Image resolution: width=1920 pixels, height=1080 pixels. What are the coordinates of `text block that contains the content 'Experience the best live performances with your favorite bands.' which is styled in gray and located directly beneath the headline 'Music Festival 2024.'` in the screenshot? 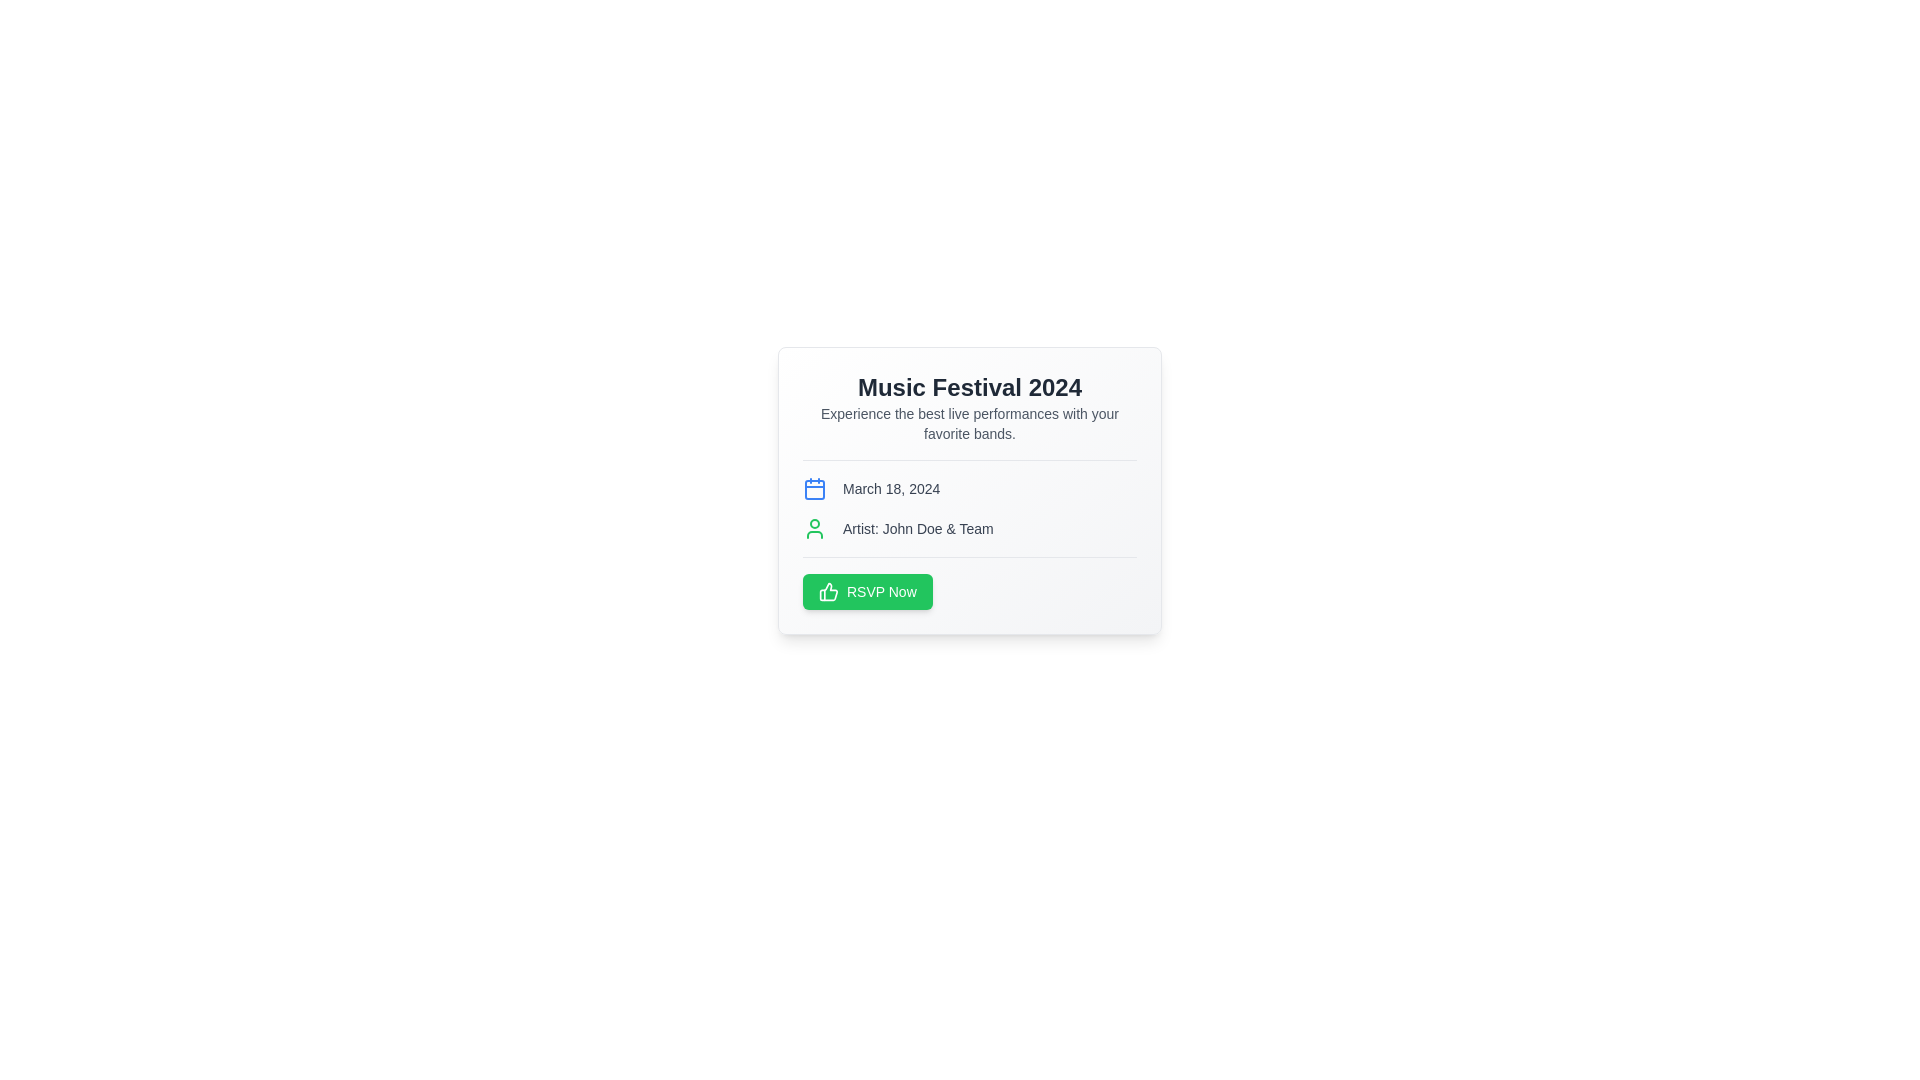 It's located at (969, 423).